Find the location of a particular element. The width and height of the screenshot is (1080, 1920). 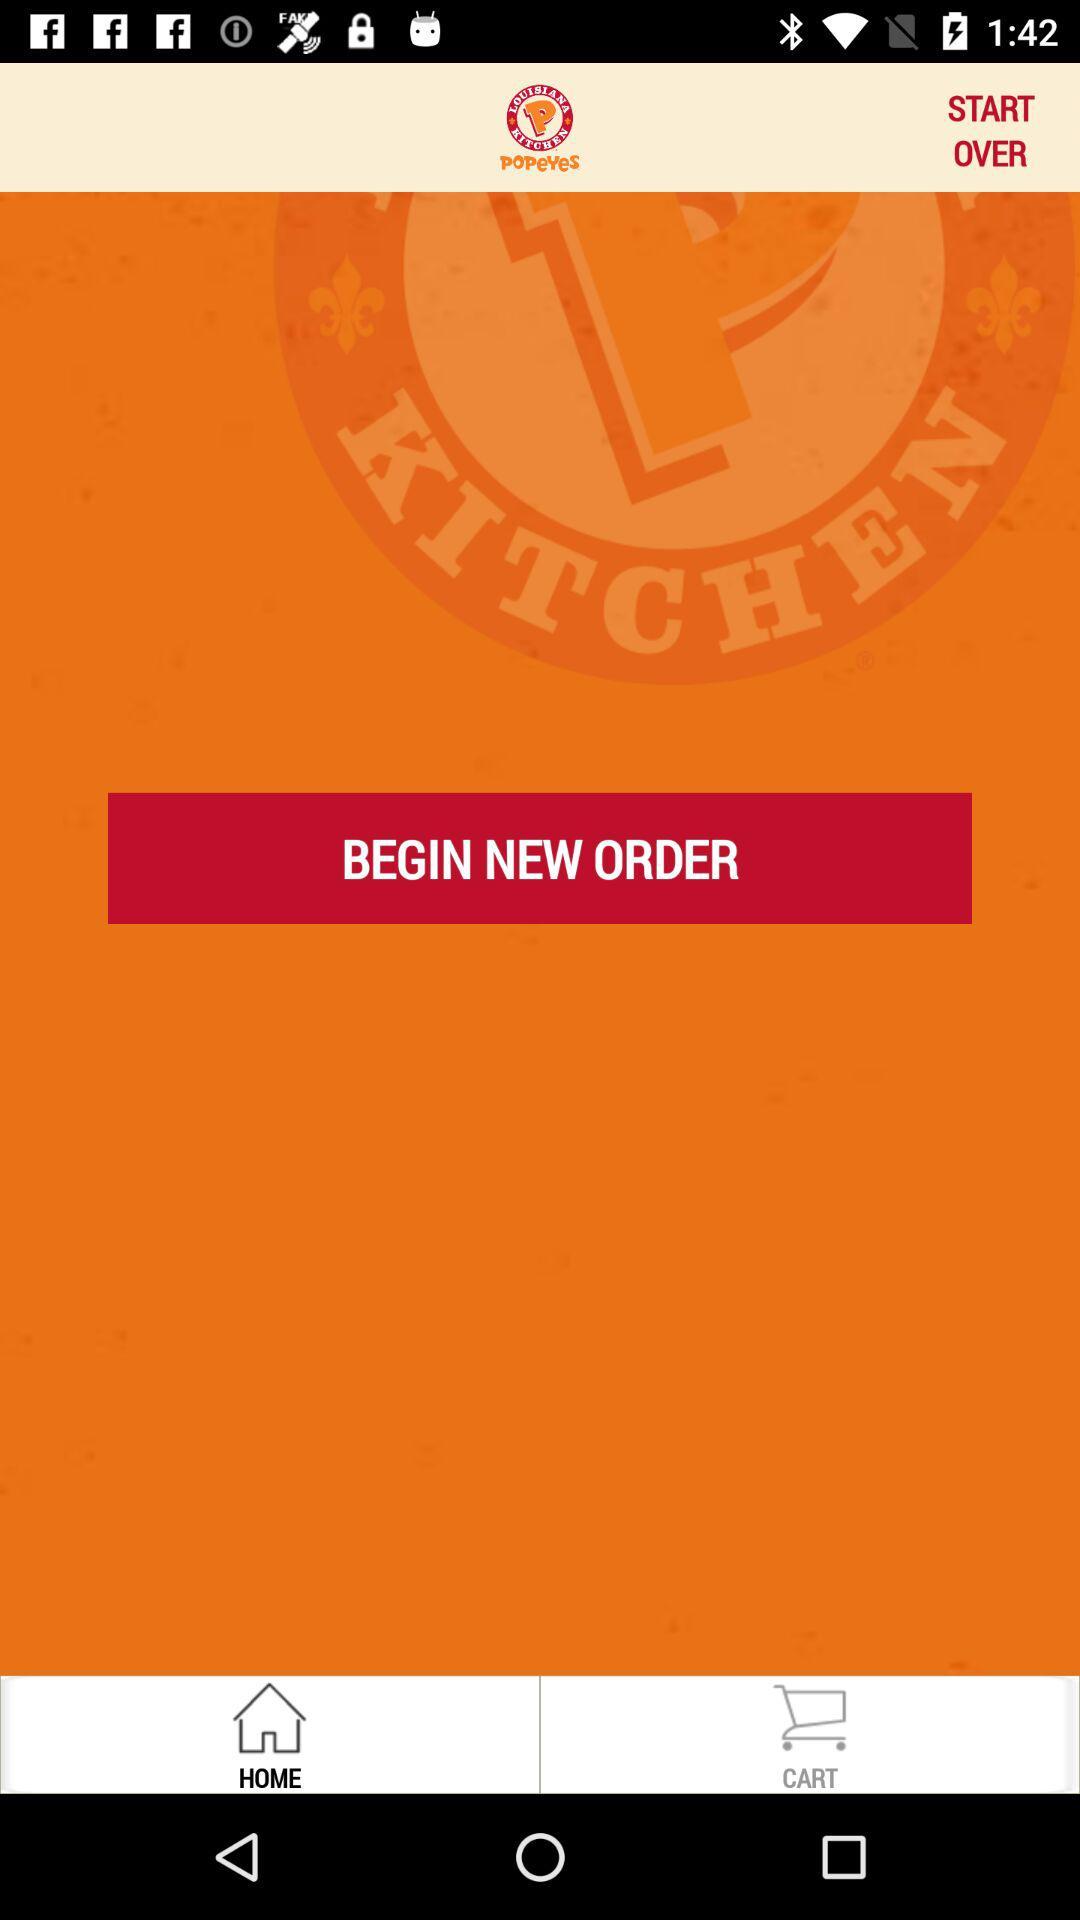

the cart icon is located at coordinates (808, 1716).